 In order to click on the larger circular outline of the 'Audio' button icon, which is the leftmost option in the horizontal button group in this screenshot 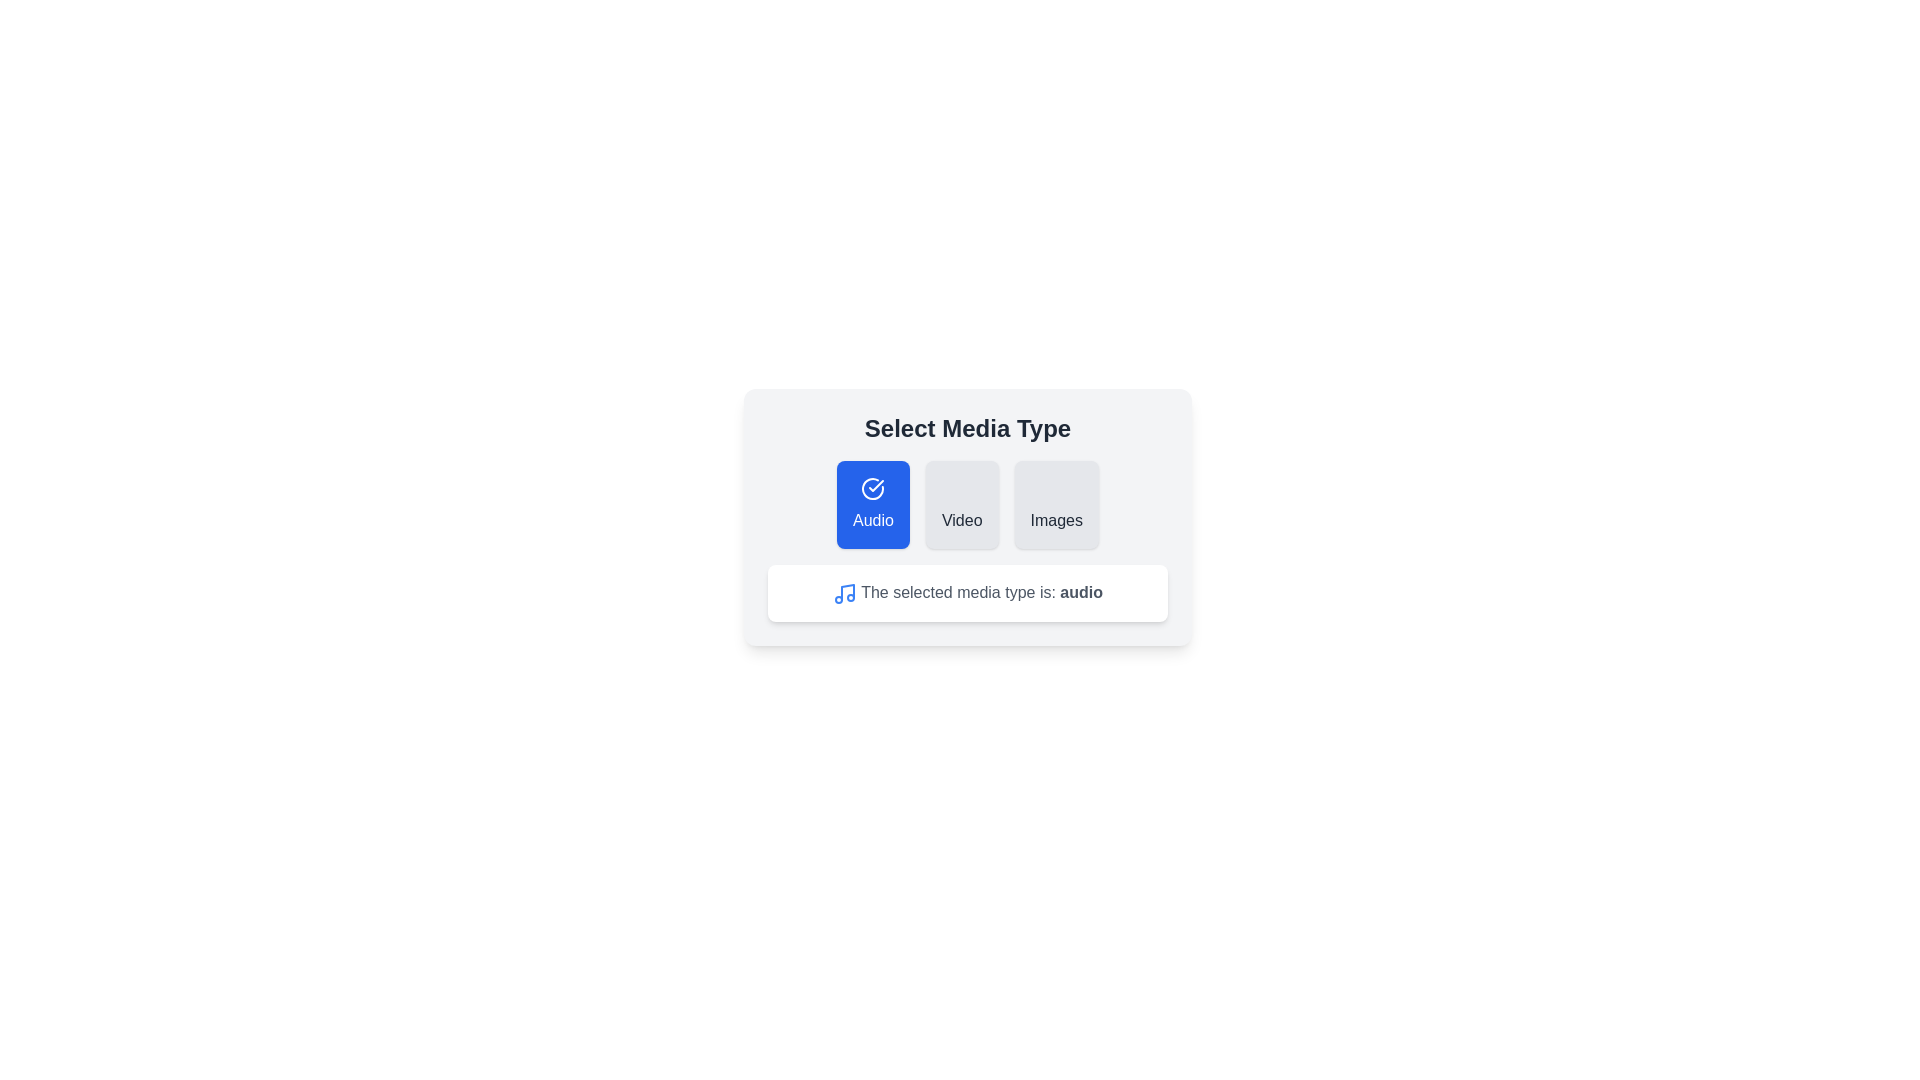, I will do `click(873, 489)`.